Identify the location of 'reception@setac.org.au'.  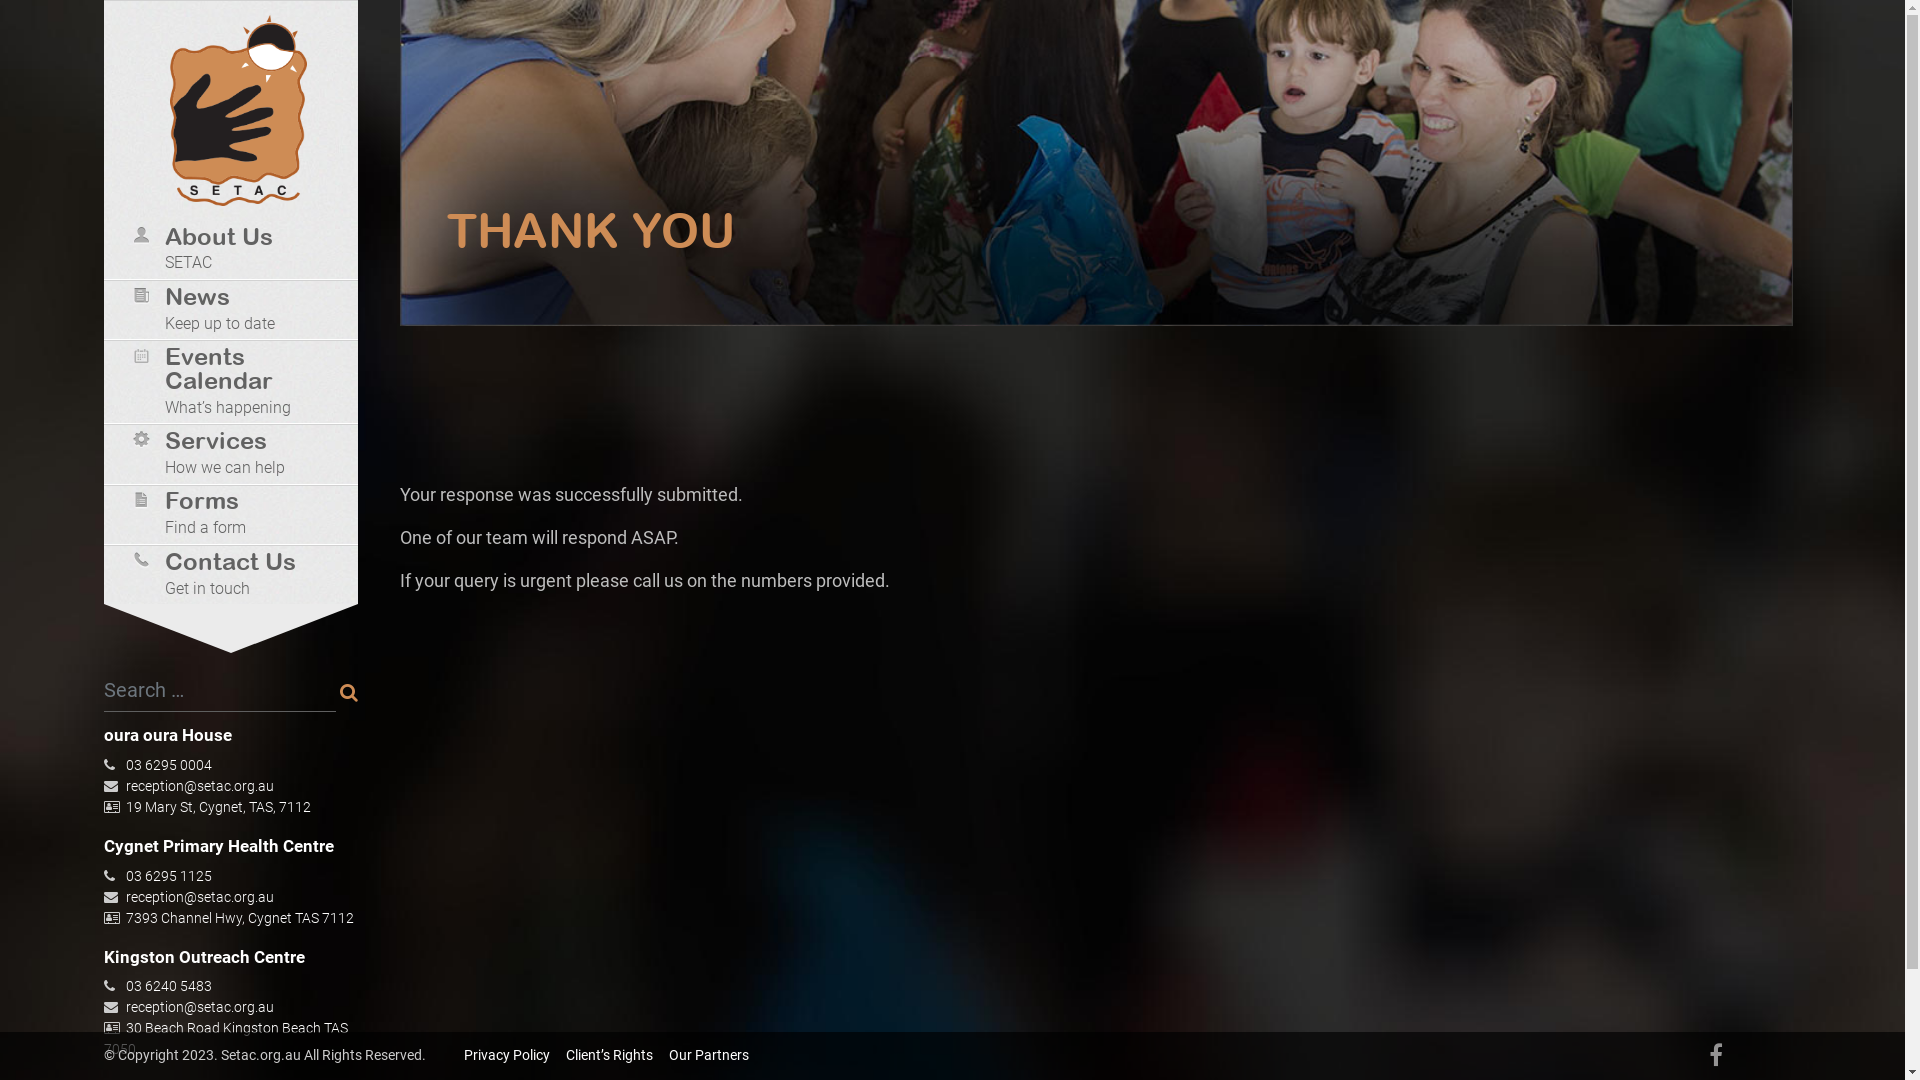
(124, 1006).